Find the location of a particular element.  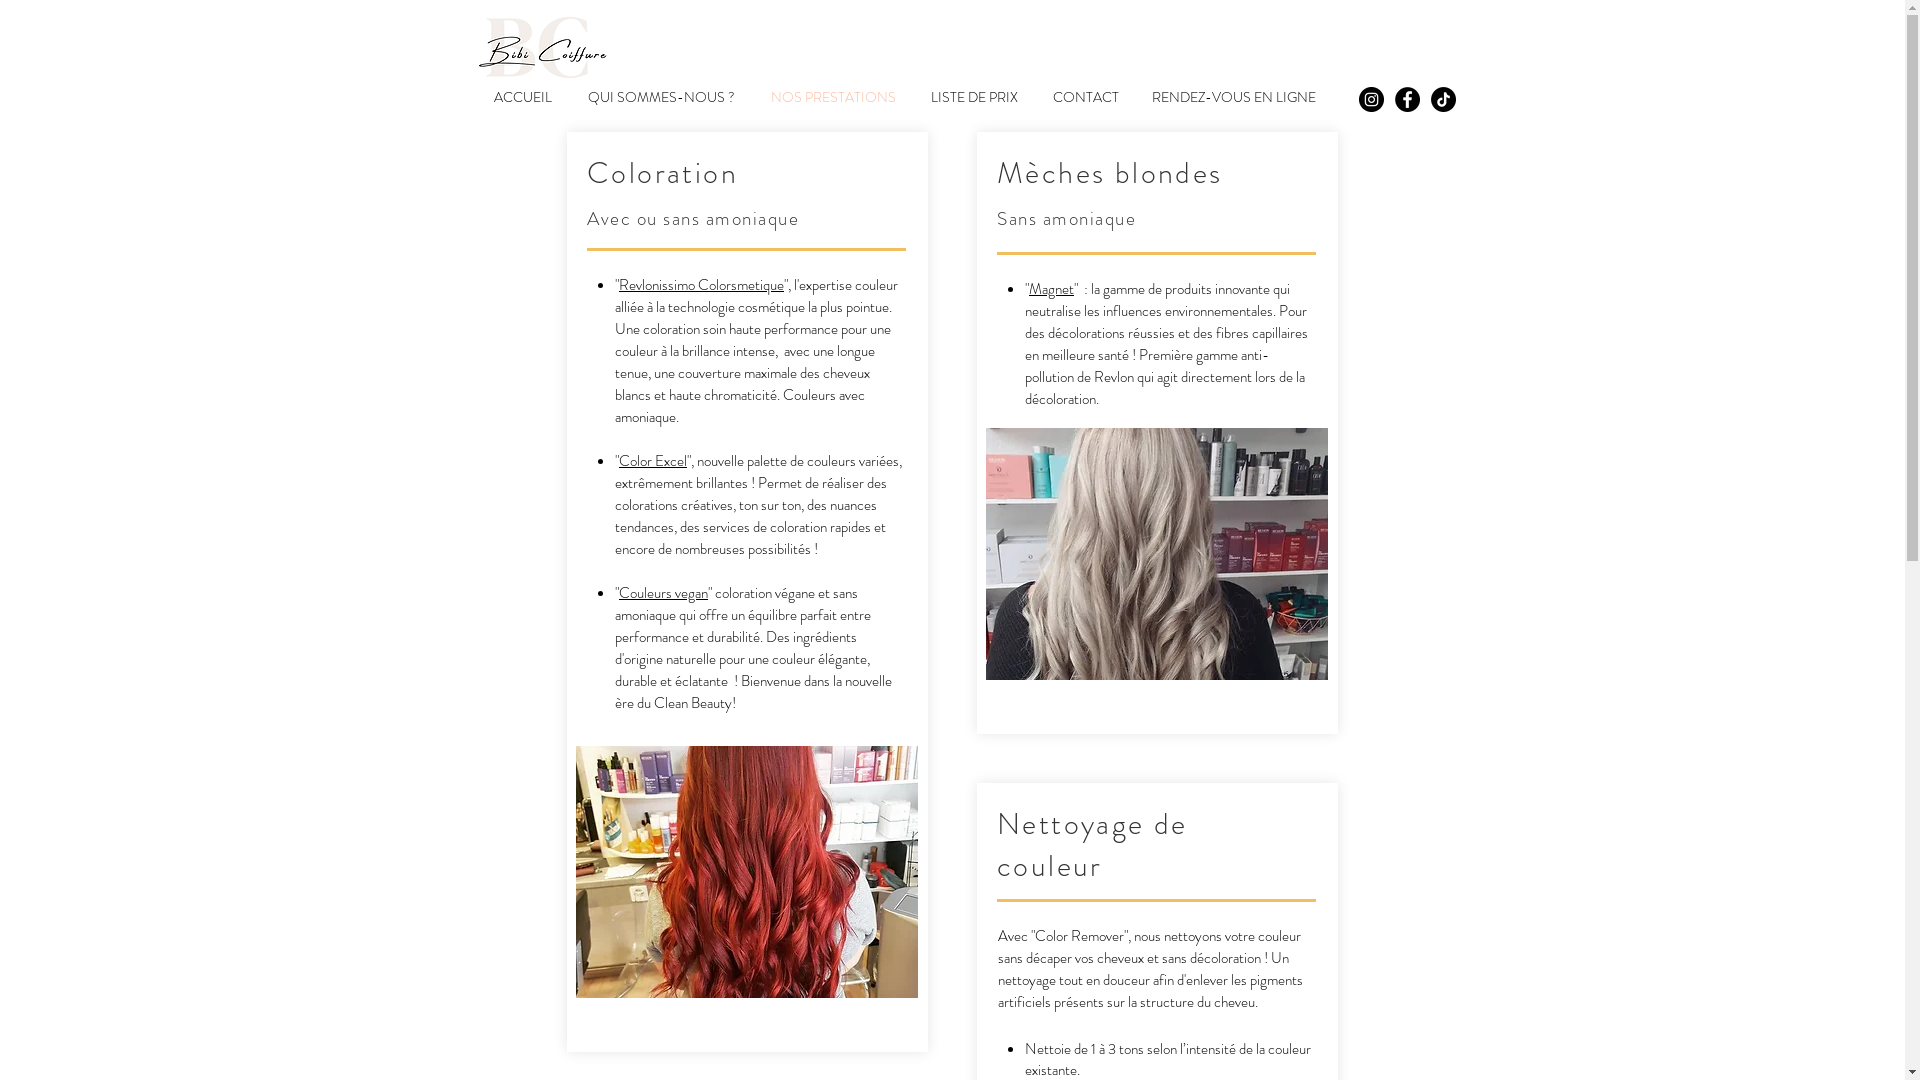

'LISTE DE PRIX' is located at coordinates (977, 97).